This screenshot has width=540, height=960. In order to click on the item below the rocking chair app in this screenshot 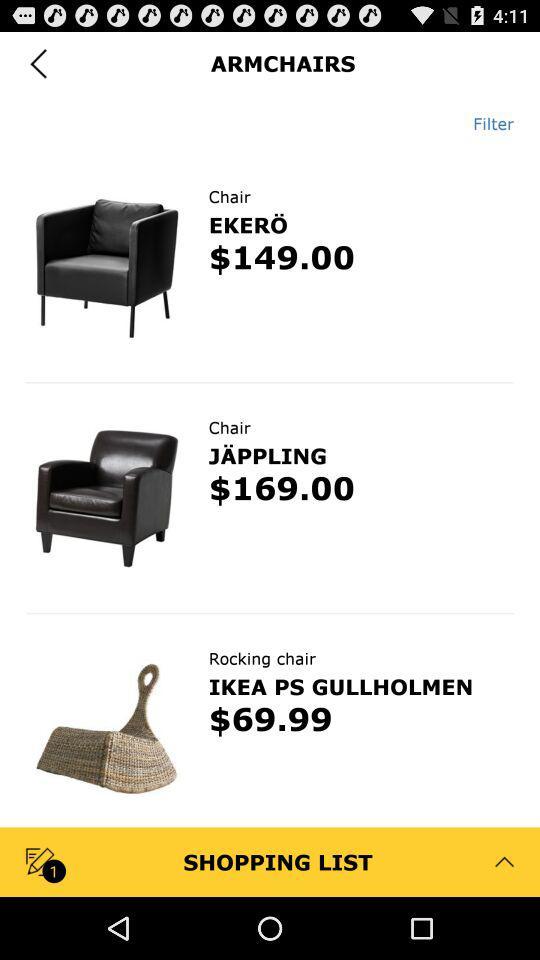, I will do `click(340, 686)`.